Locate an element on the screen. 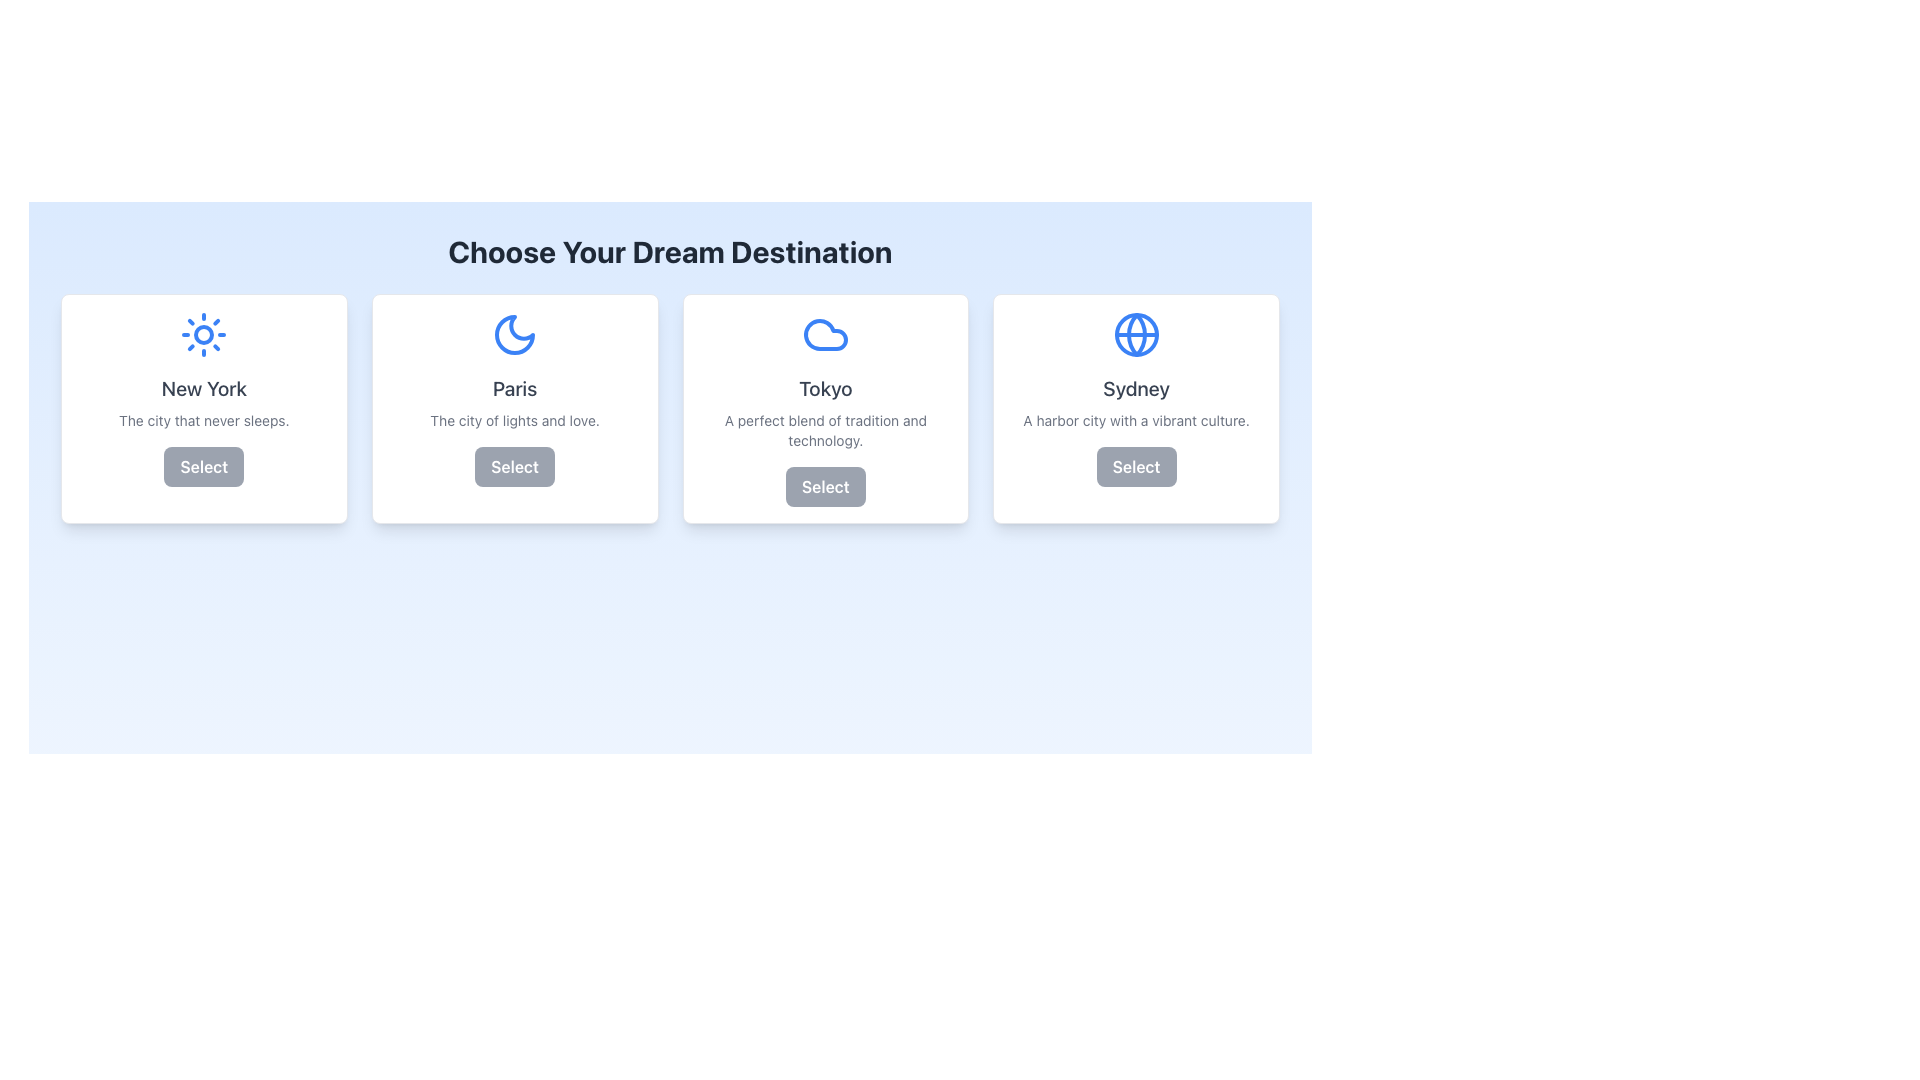  the text label that identifies the destination 'Paris', which is centrally positioned in its card above the description and button is located at coordinates (515, 389).